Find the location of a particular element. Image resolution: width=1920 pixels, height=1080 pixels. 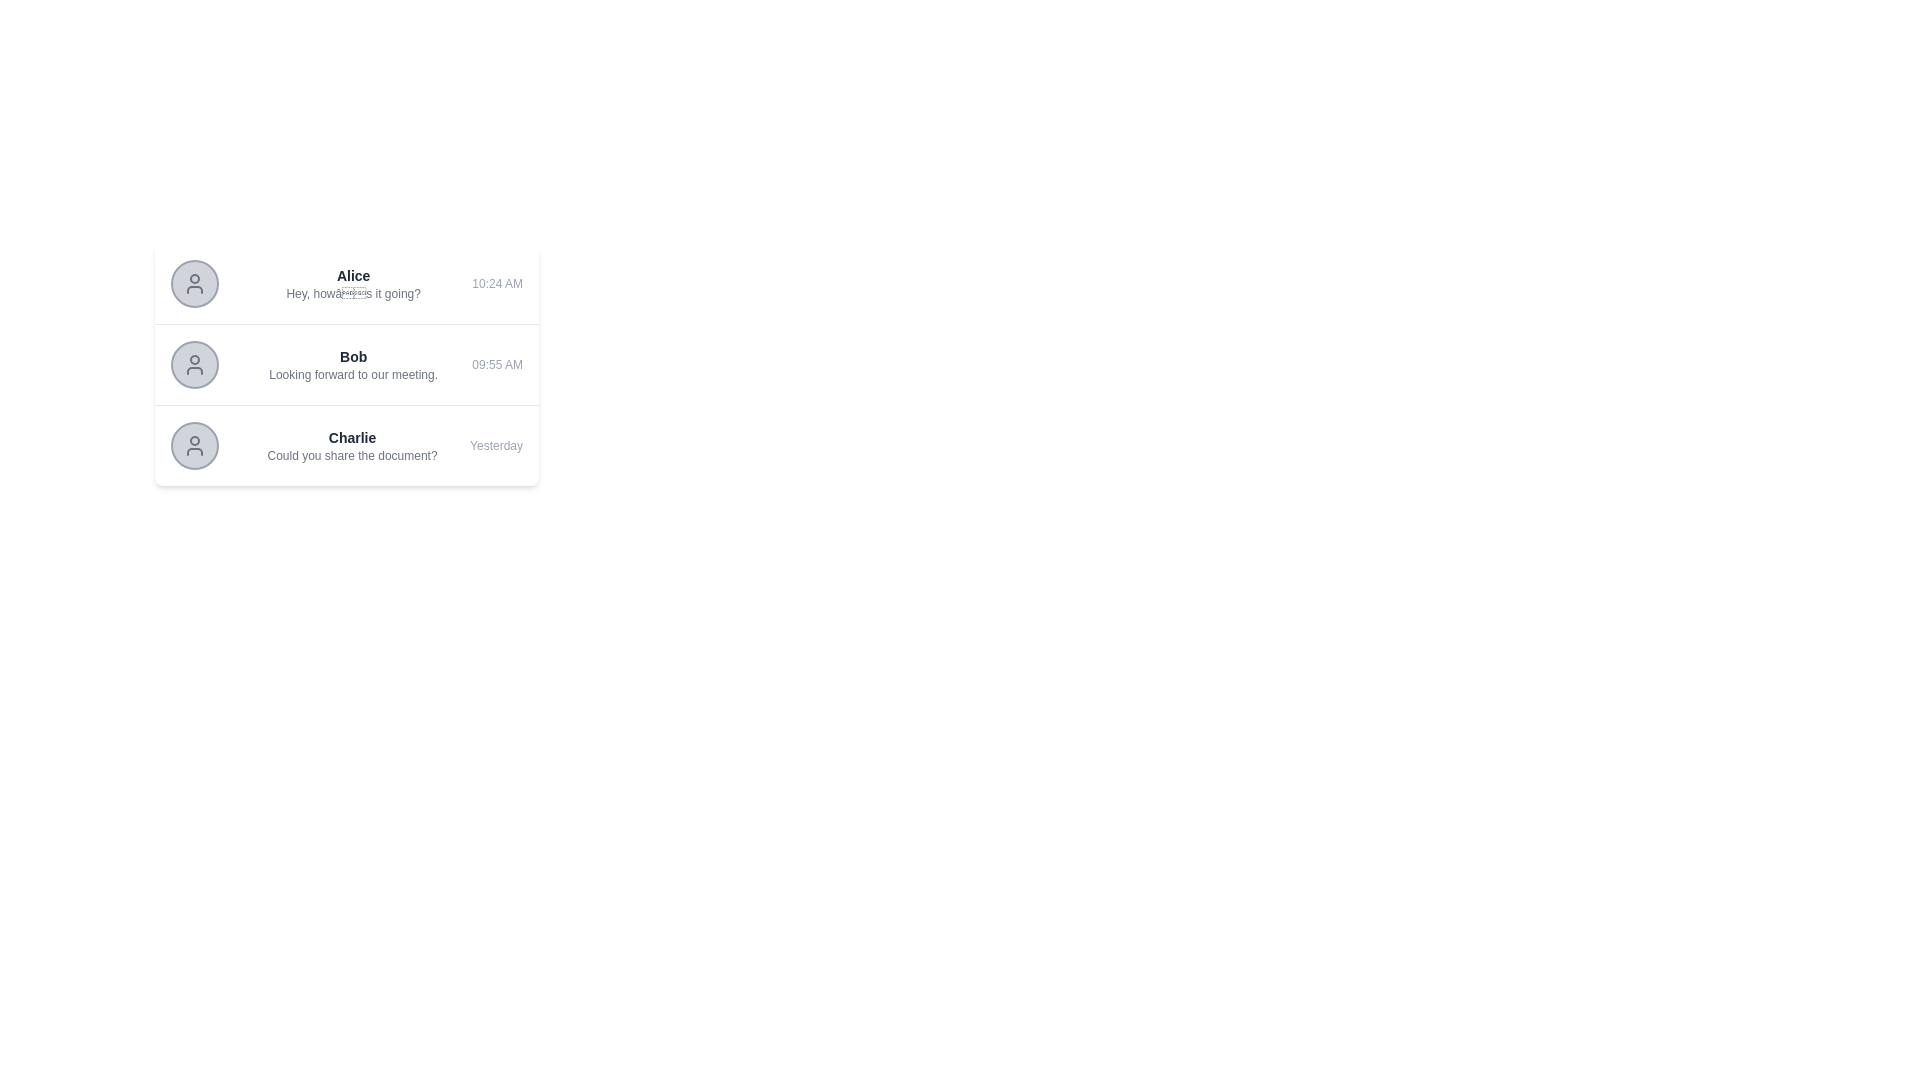

timestamp text located on the right side of the 'Bob' item in the chat message list, positioned after the message 'Looking forward to our meeting.' is located at coordinates (497, 365).